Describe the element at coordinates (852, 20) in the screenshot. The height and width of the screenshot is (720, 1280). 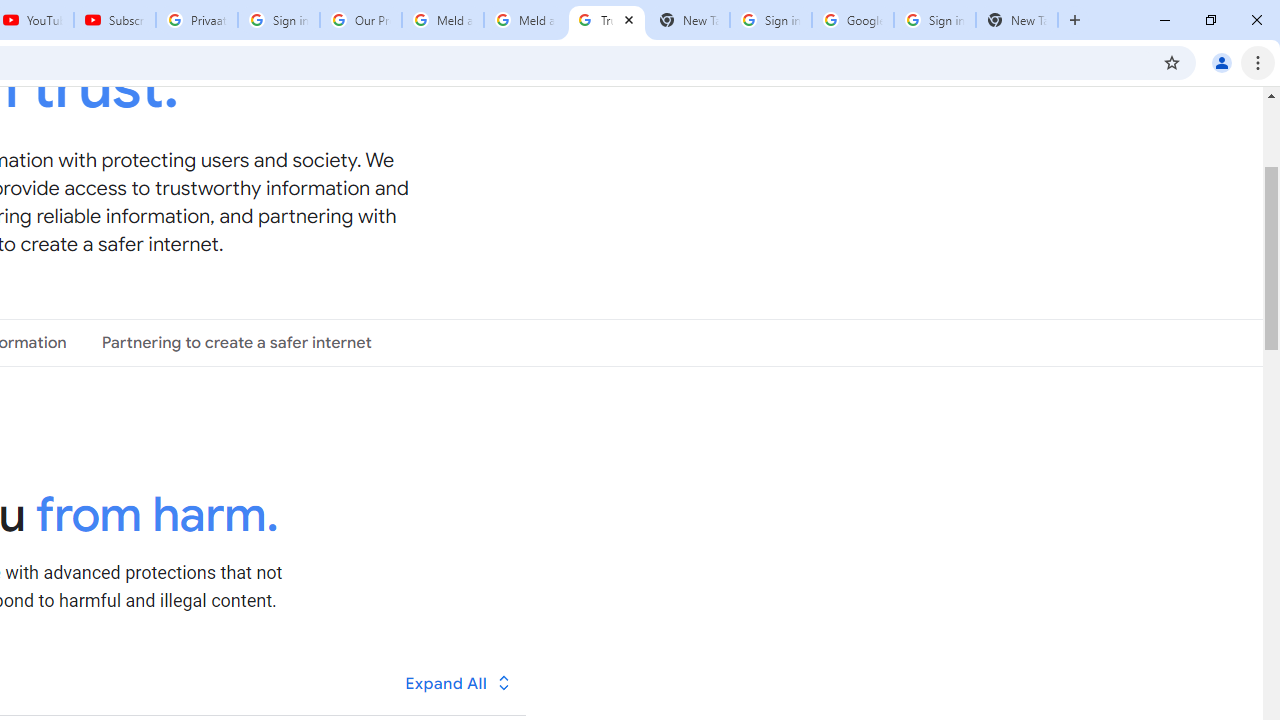
I see `'Google Cybersecurity Innovations - Google Safety Center'` at that location.